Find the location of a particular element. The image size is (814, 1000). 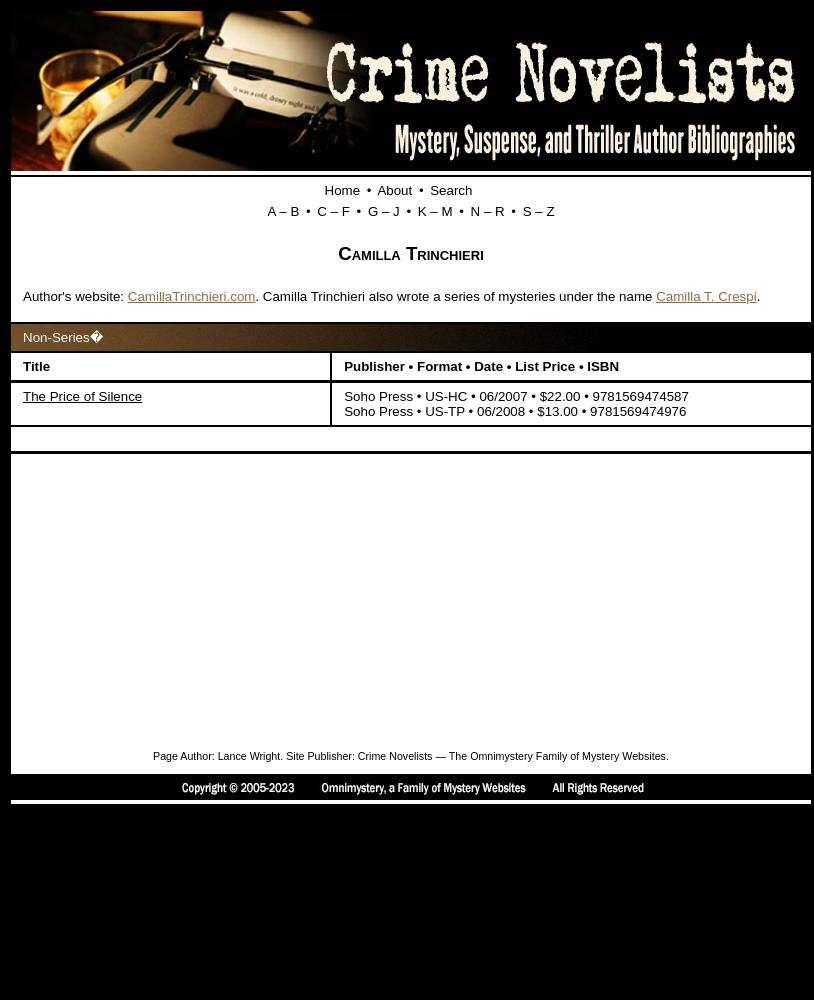

'. Camilla Trinchieri also wrote a series of mysteries under the name' is located at coordinates (454, 296).